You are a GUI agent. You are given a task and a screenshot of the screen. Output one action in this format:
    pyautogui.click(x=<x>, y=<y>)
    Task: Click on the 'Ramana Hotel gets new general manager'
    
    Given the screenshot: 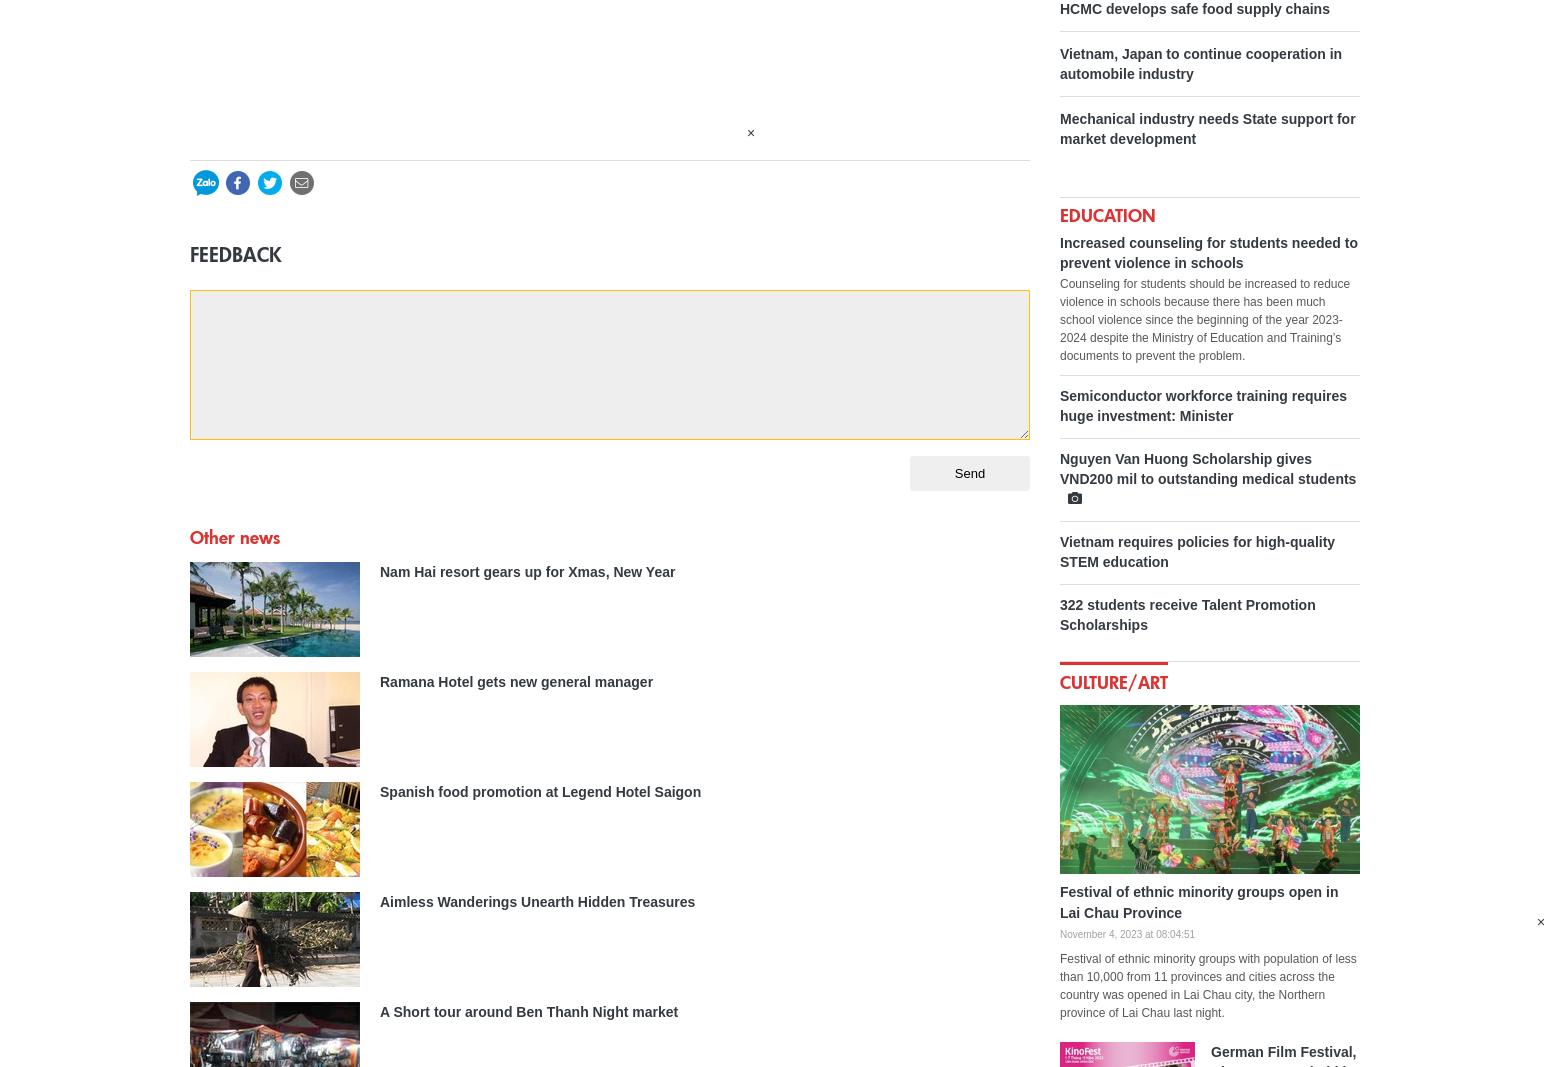 What is the action you would take?
    pyautogui.click(x=515, y=682)
    